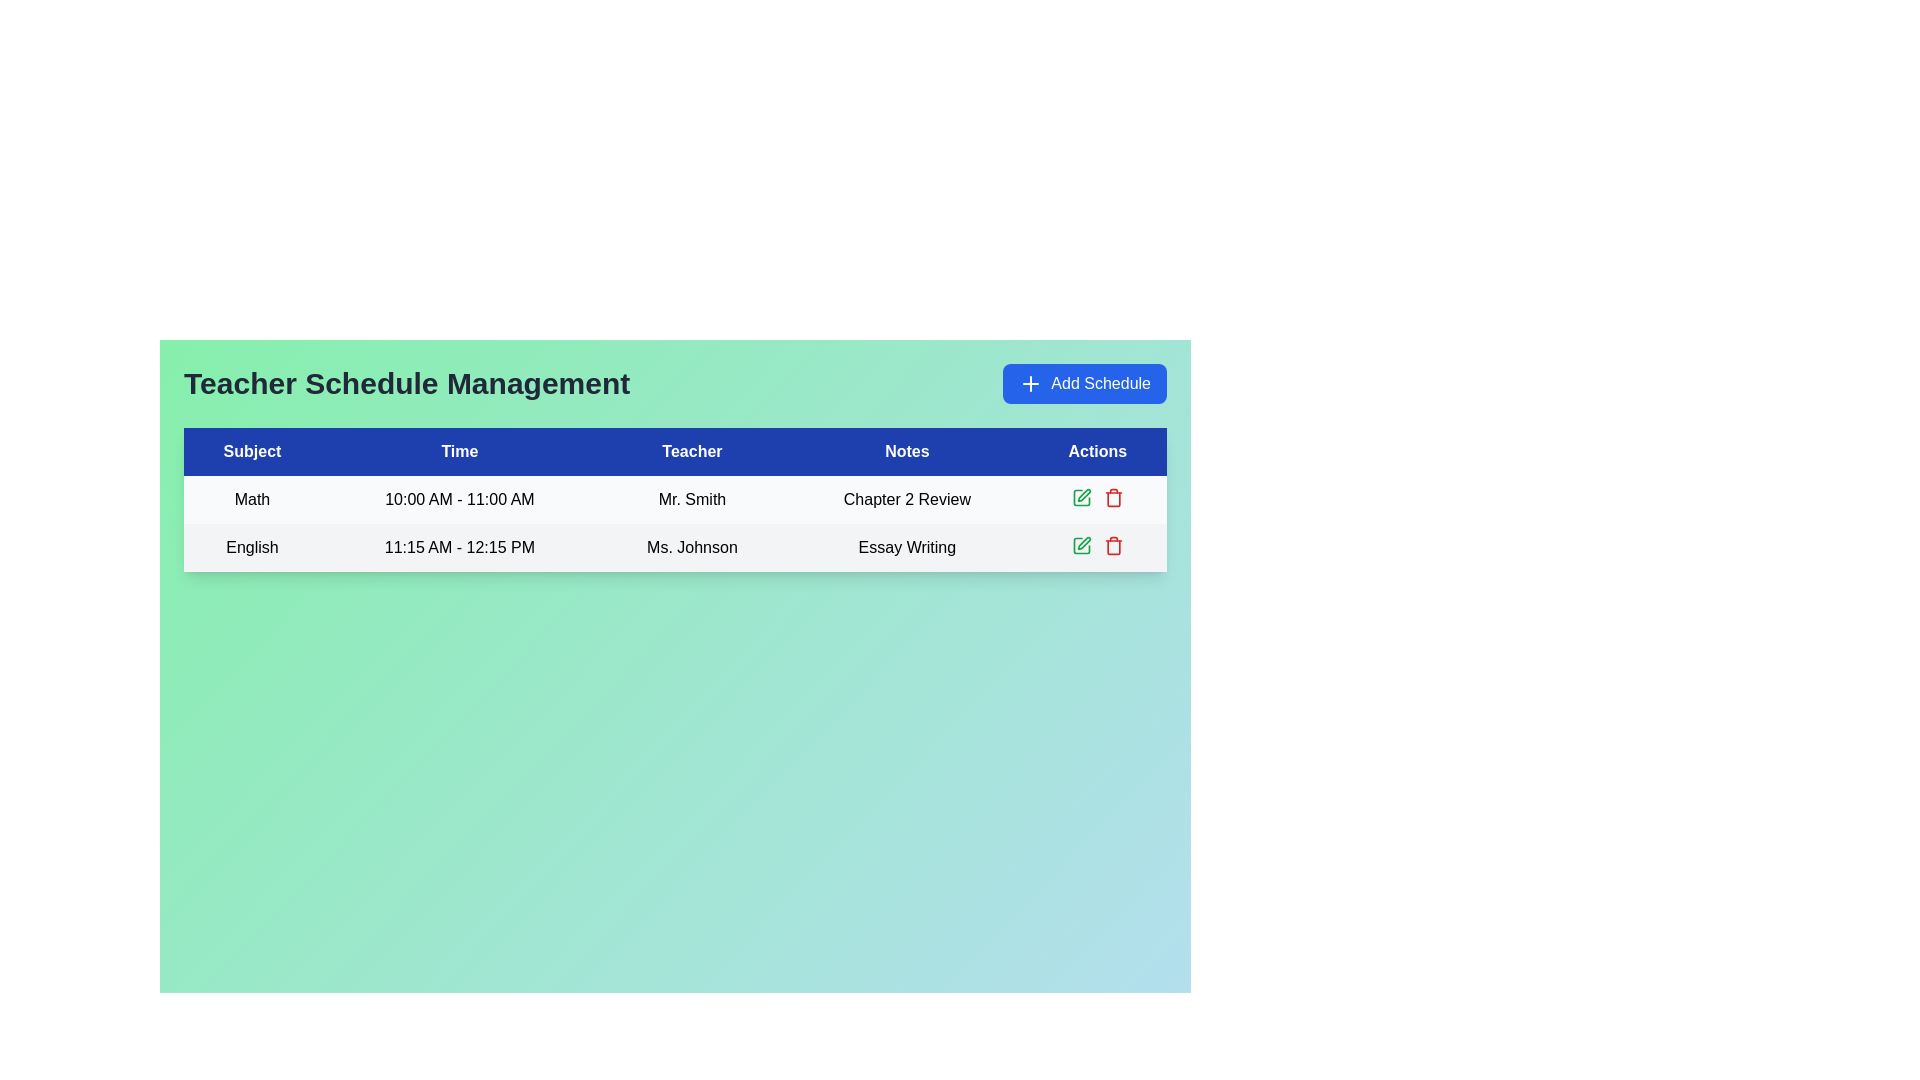 The height and width of the screenshot is (1080, 1920). What do you see at coordinates (906, 499) in the screenshot?
I see `the text label displaying 'Chapter 2 Review', which is centrally aligned in the 'Notes' column of the schedule management table` at bounding box center [906, 499].